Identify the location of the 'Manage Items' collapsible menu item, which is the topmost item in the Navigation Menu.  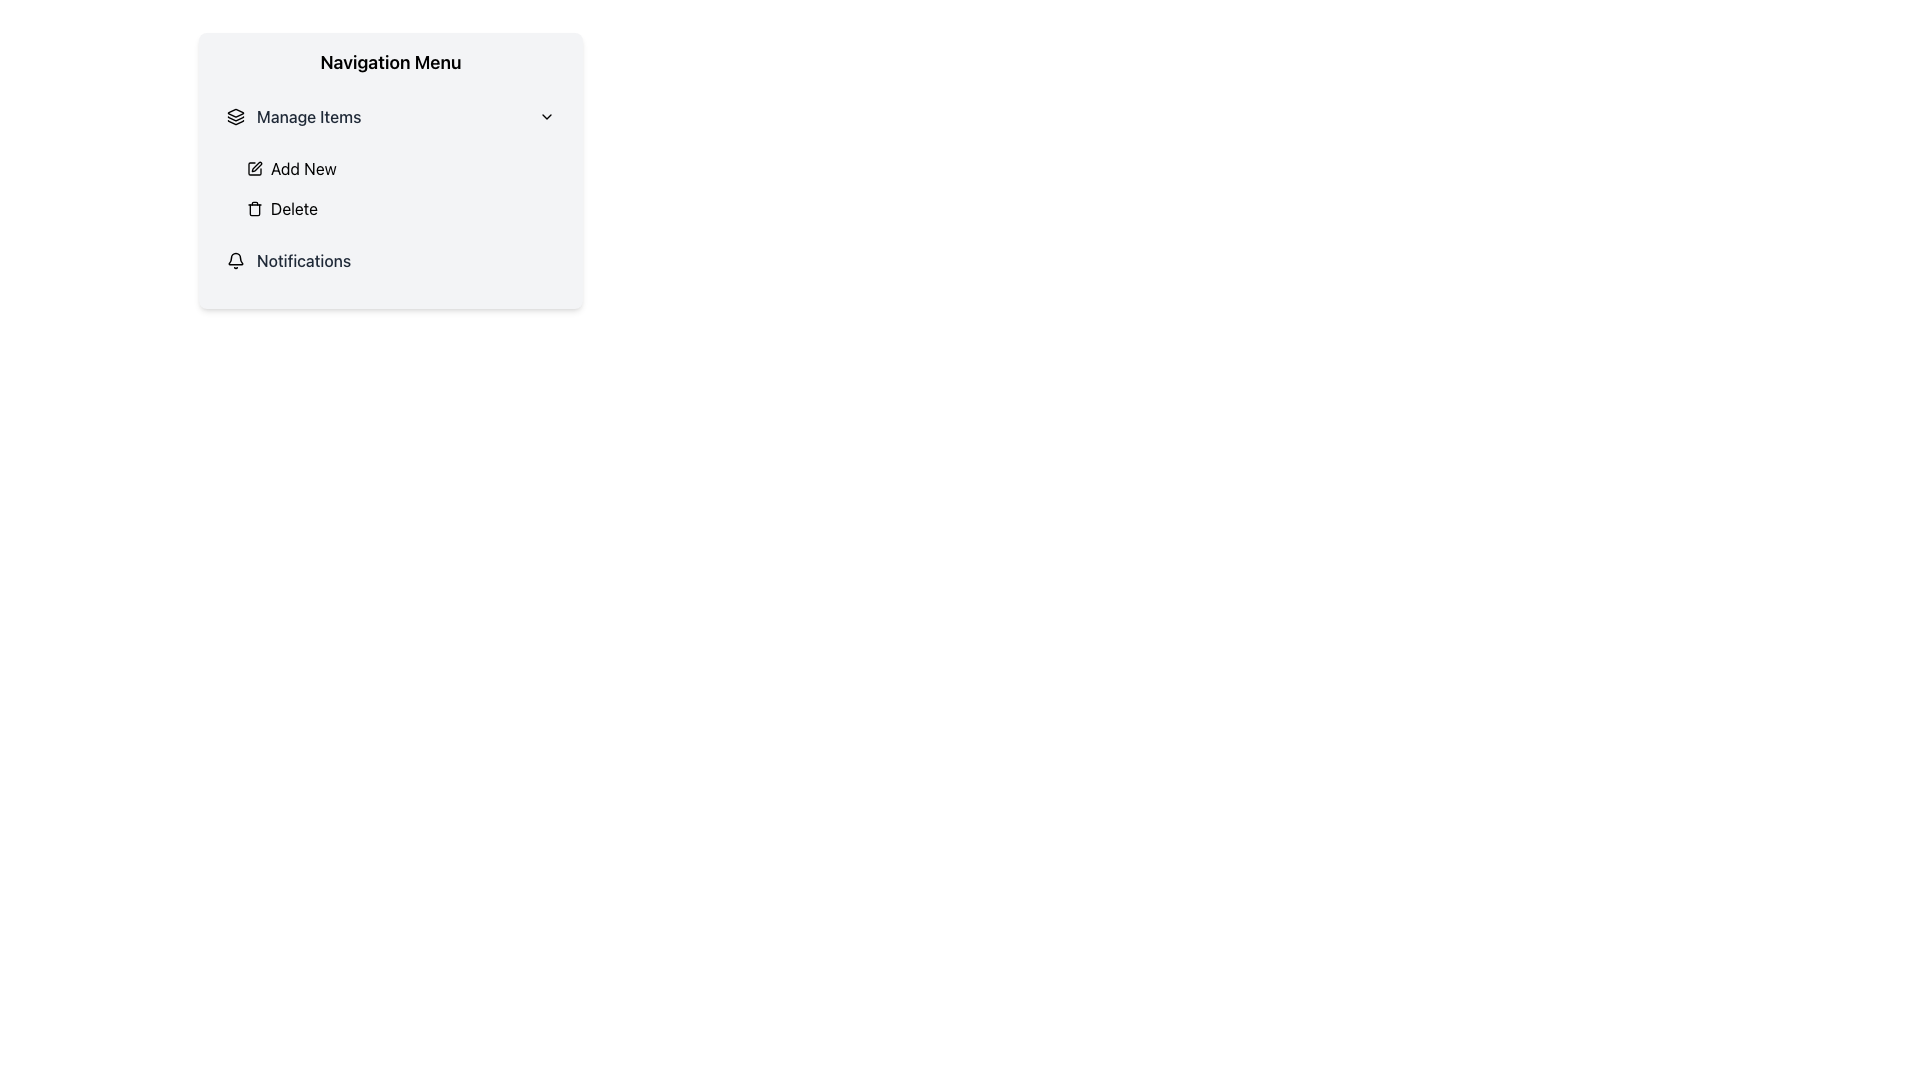
(390, 116).